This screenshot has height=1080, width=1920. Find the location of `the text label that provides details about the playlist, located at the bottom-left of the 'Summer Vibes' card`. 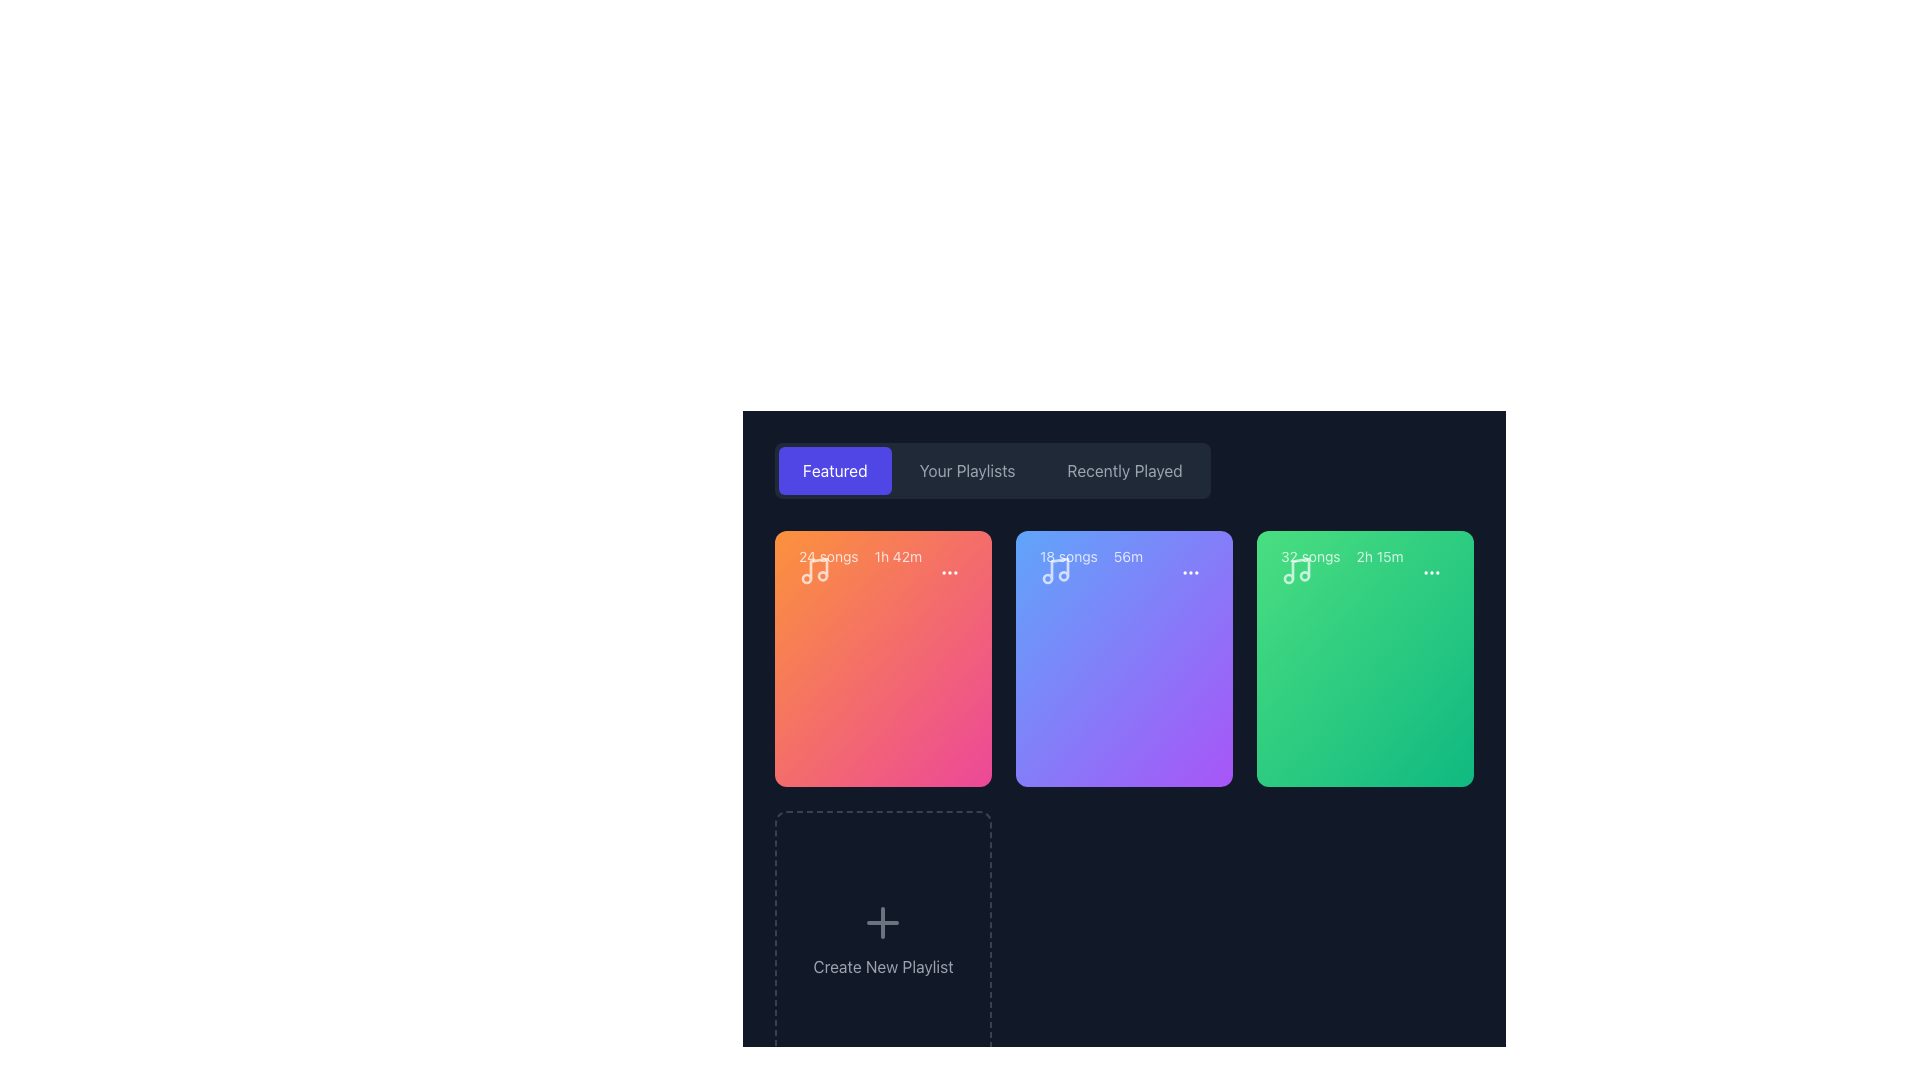

the text label that provides details about the playlist, located at the bottom-left of the 'Summer Vibes' card is located at coordinates (860, 556).